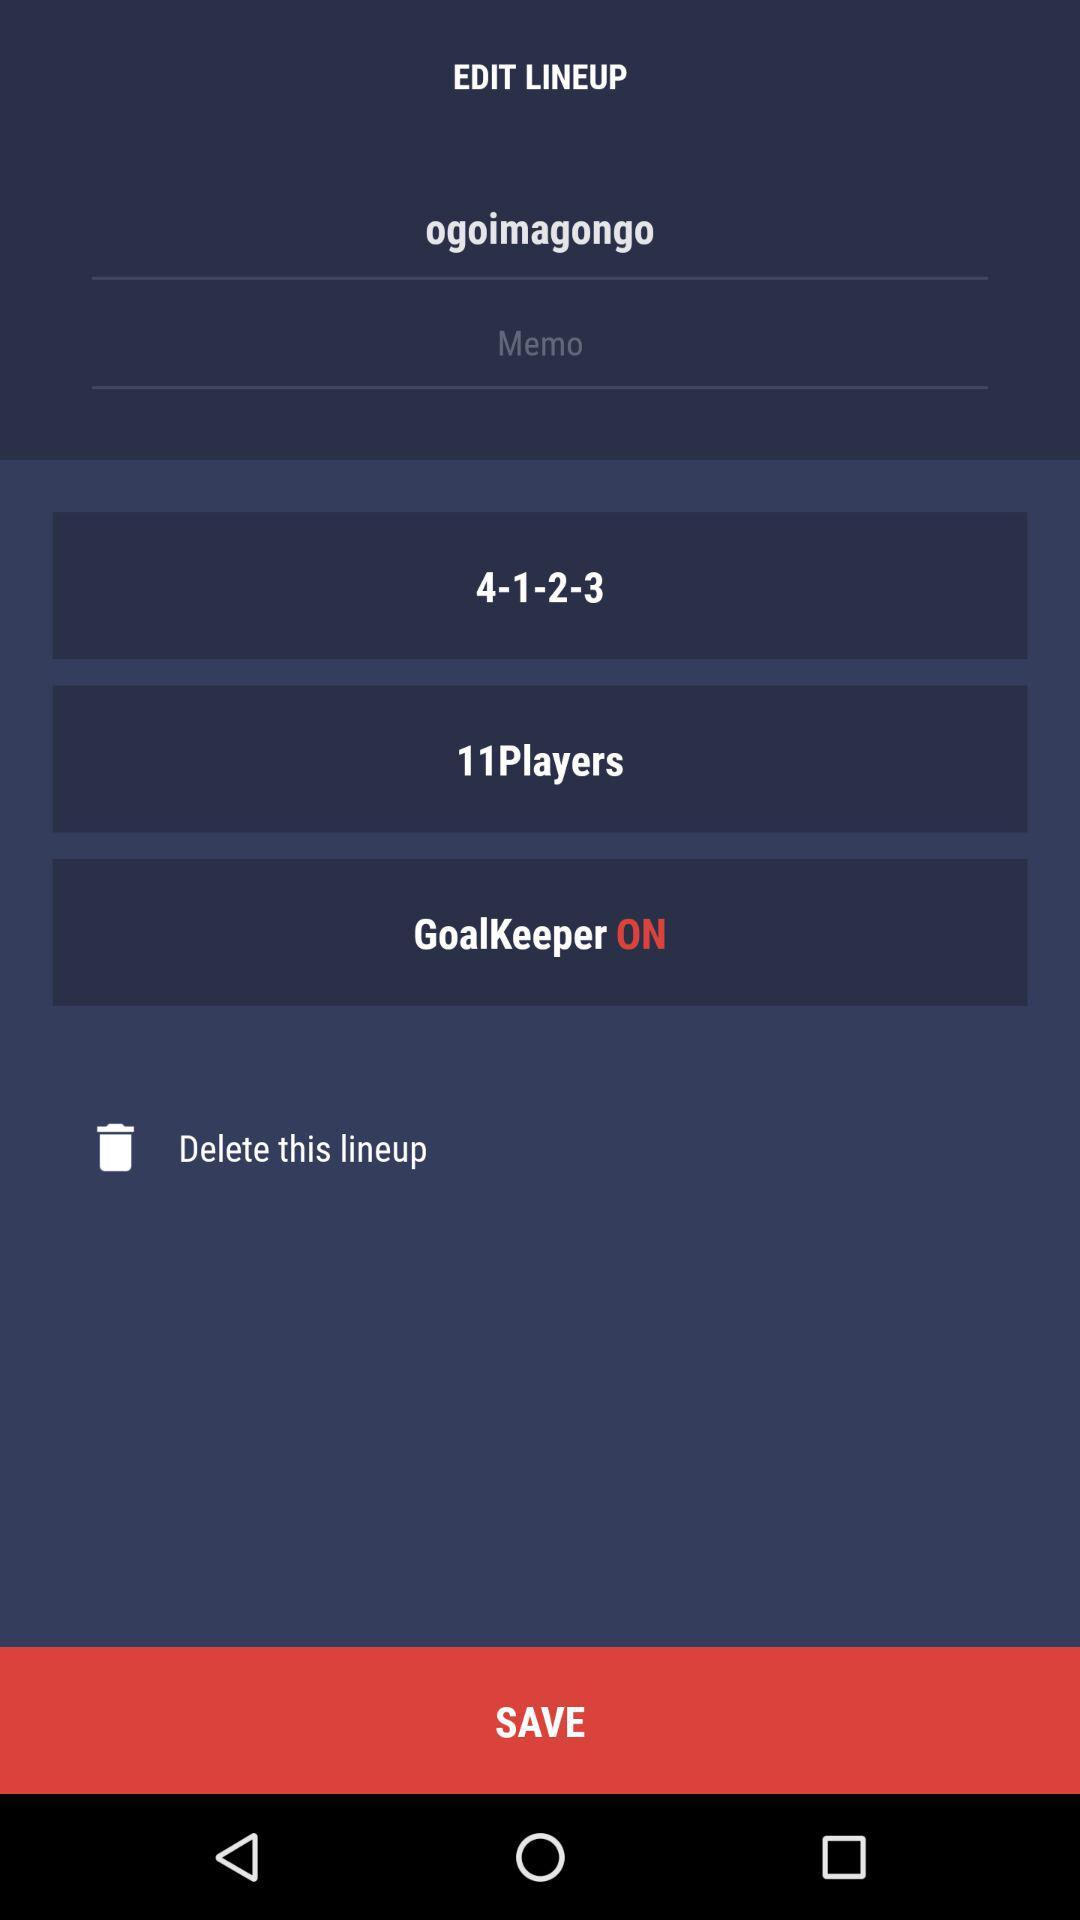  I want to click on item above 11players, so click(540, 584).